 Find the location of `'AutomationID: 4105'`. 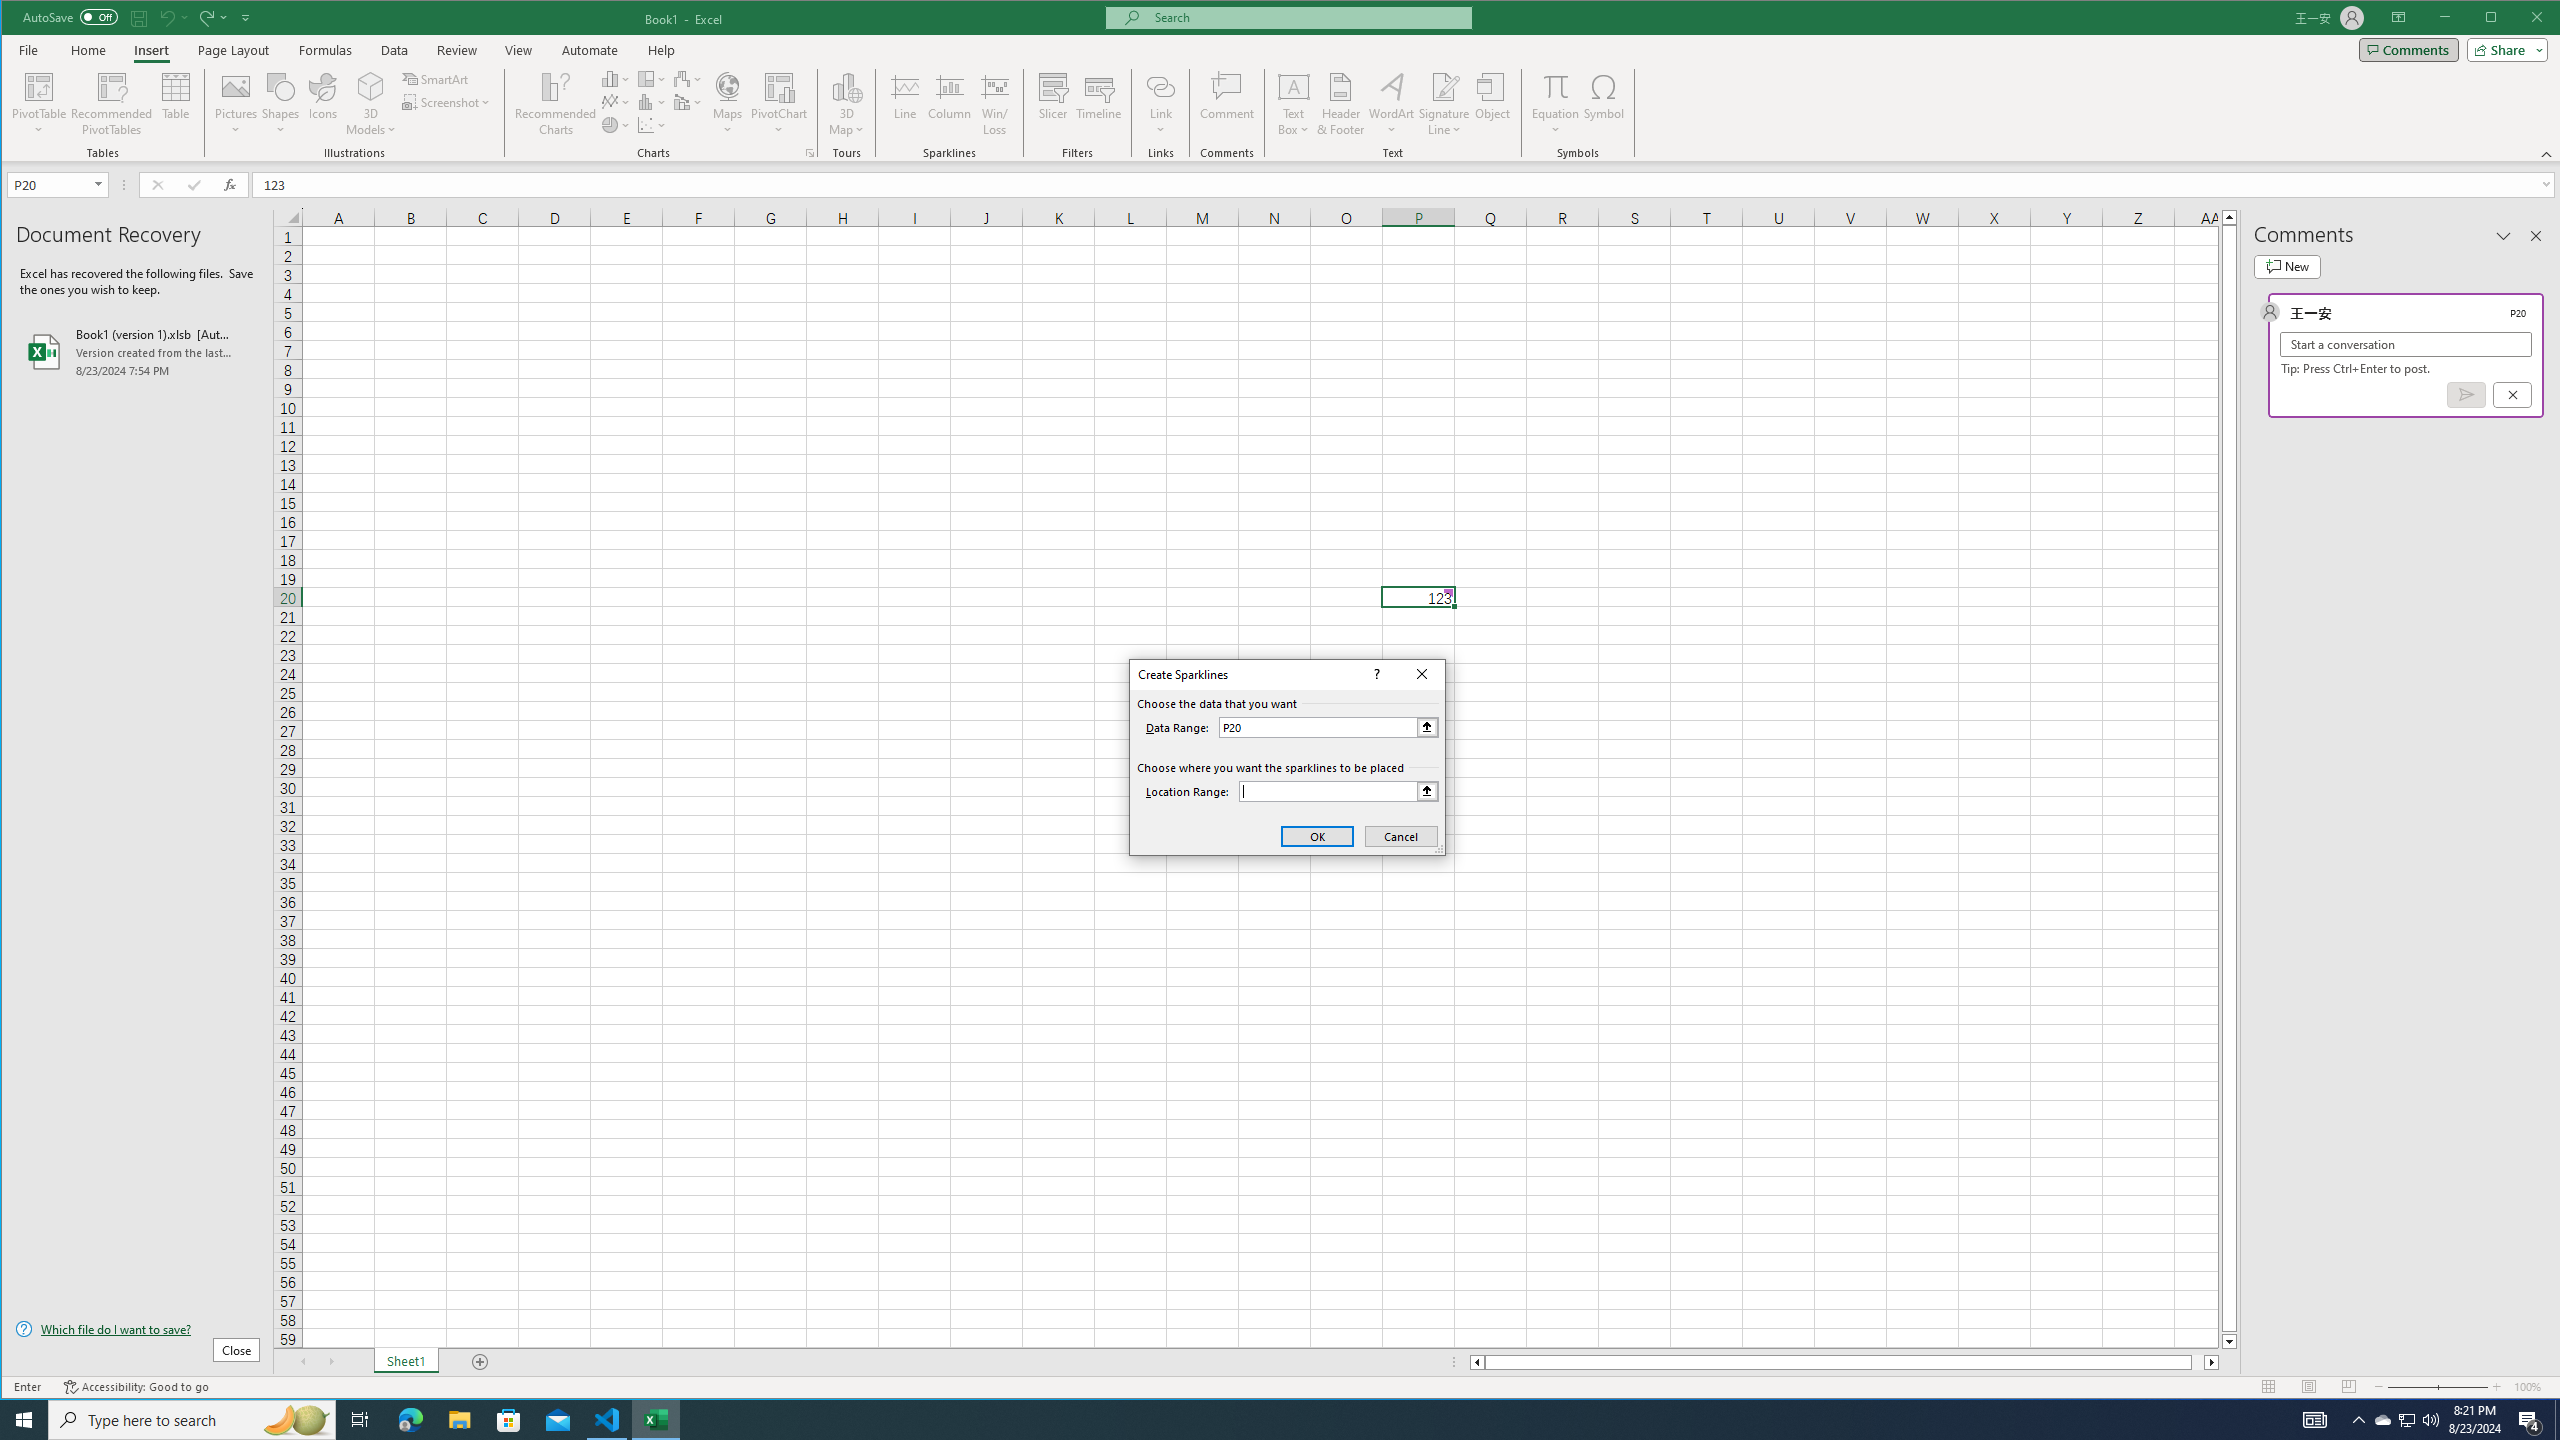

'AutomationID: 4105' is located at coordinates (2315, 1418).